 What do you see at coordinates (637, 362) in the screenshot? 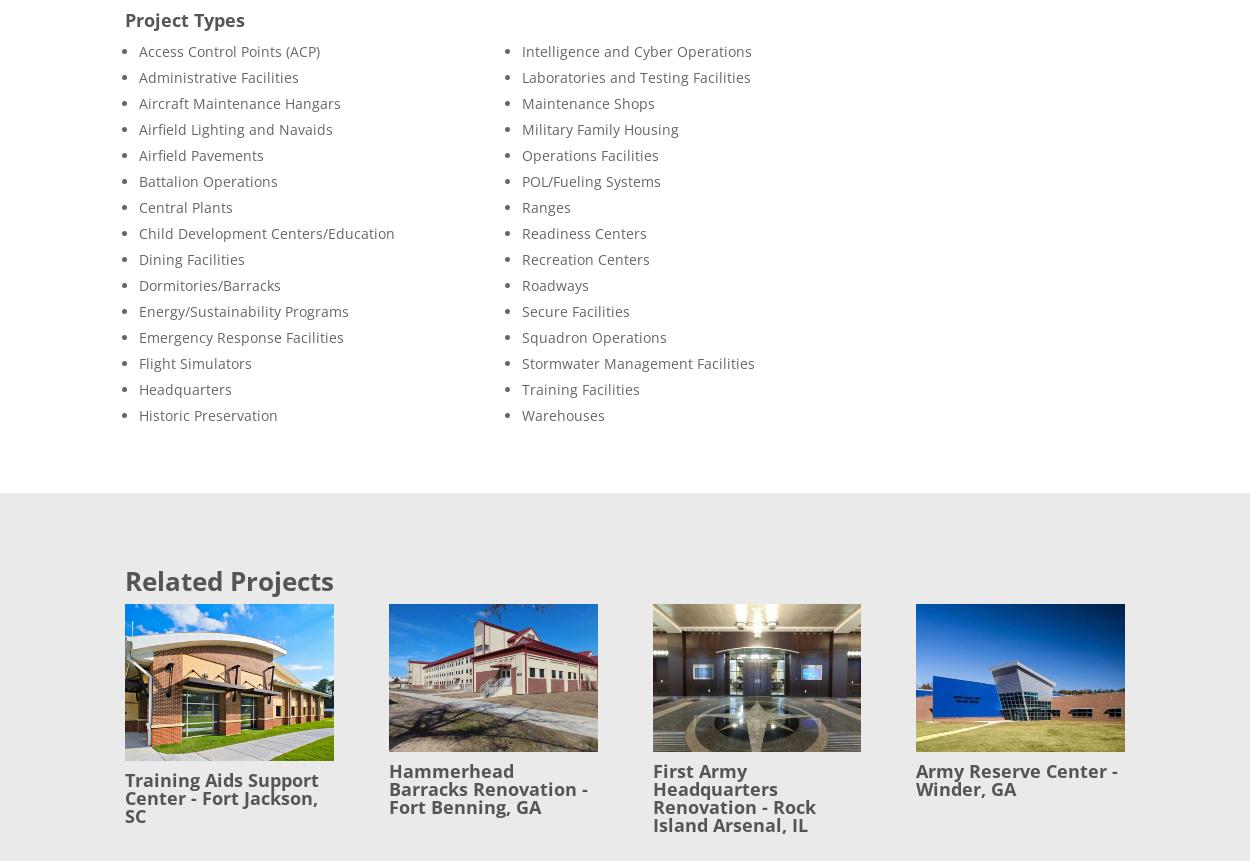
I see `'Stormwater Management Facilities'` at bounding box center [637, 362].